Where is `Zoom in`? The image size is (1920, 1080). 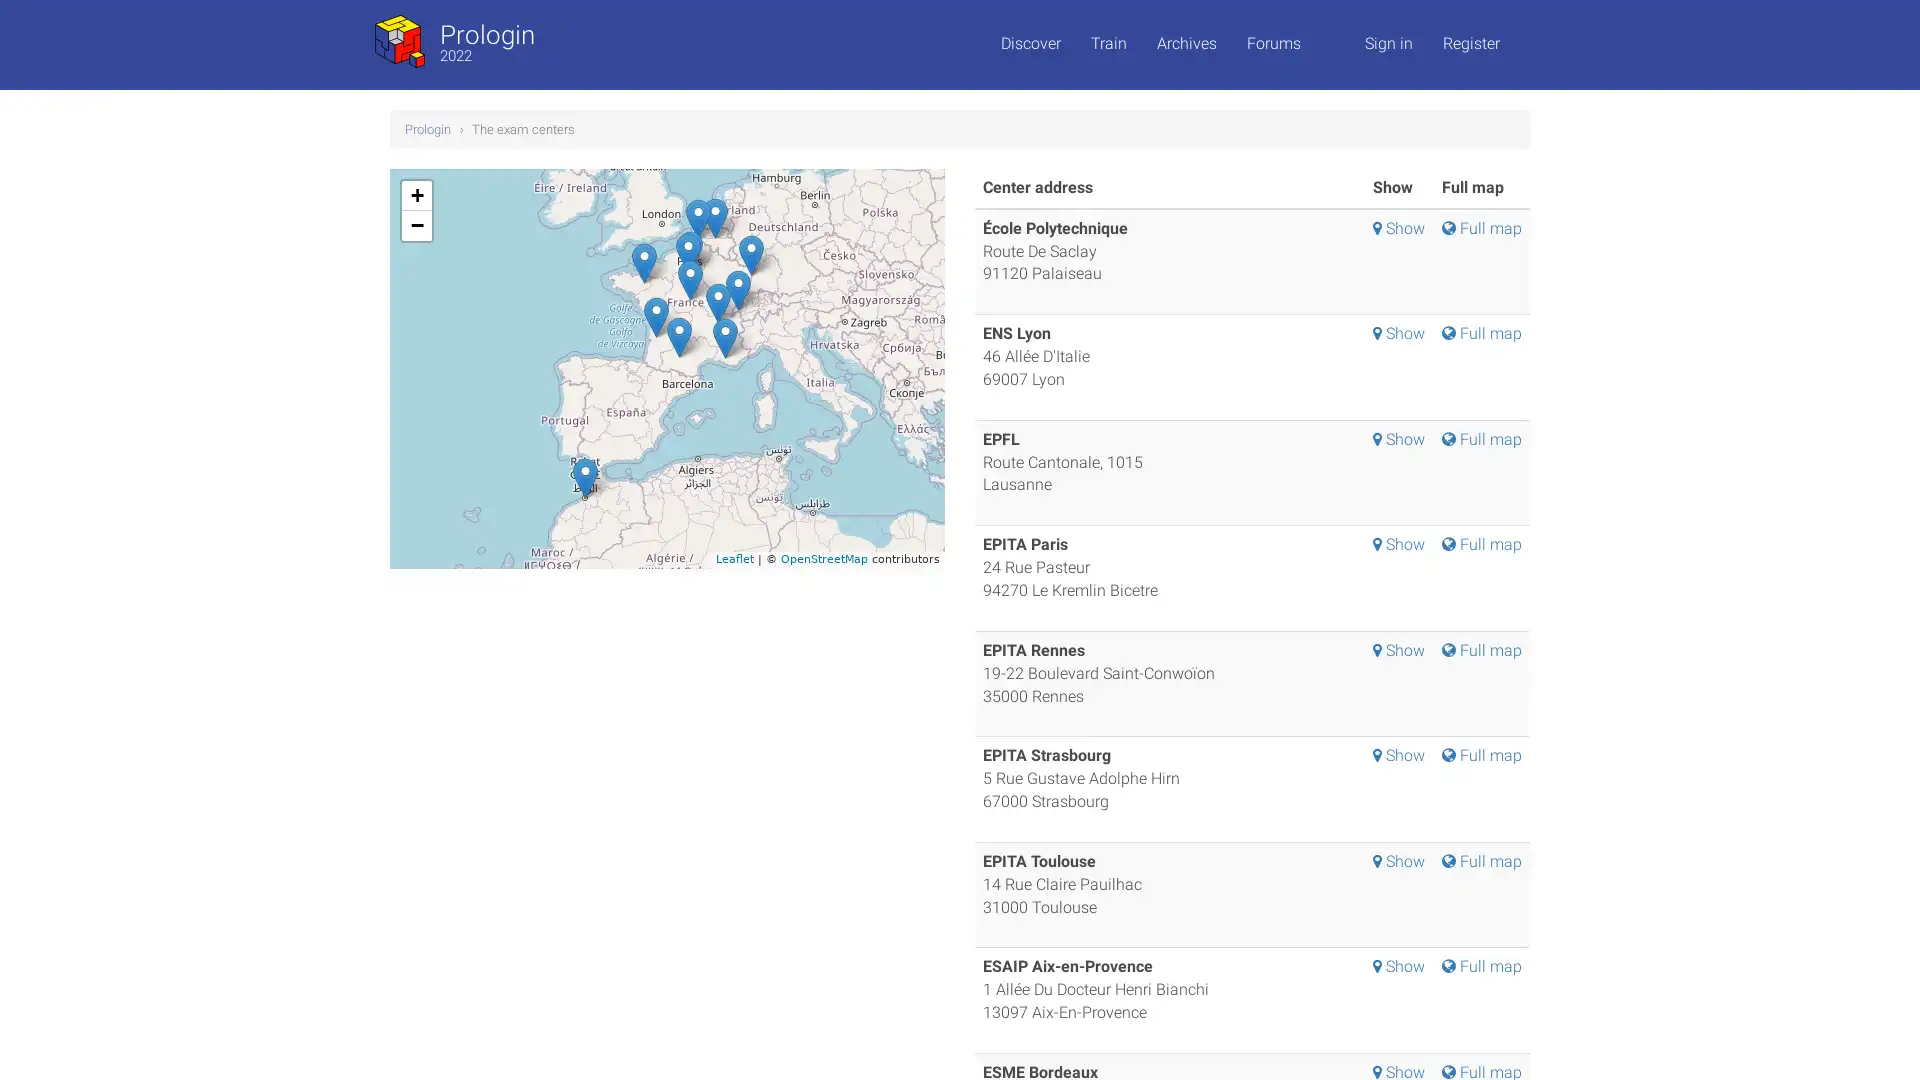
Zoom in is located at coordinates (416, 195).